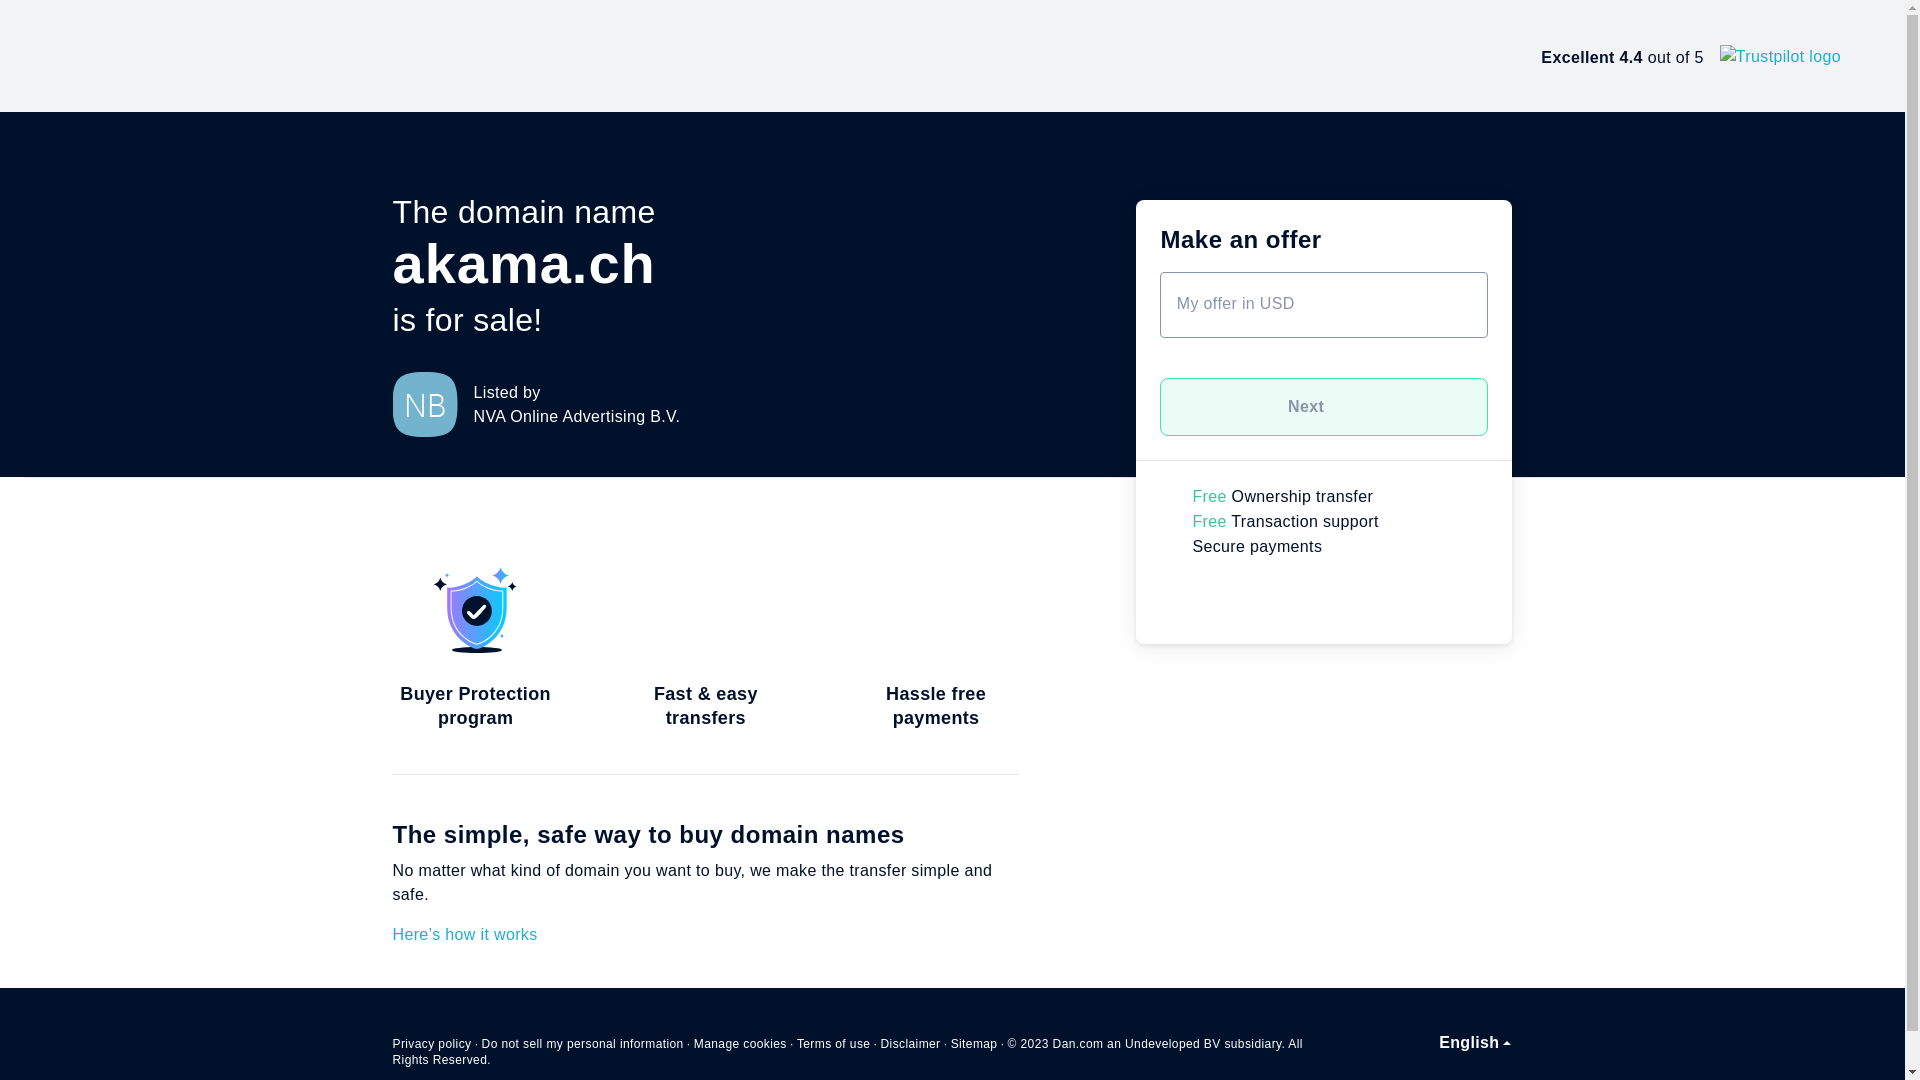  Describe the element at coordinates (1474, 1041) in the screenshot. I see `'English'` at that location.